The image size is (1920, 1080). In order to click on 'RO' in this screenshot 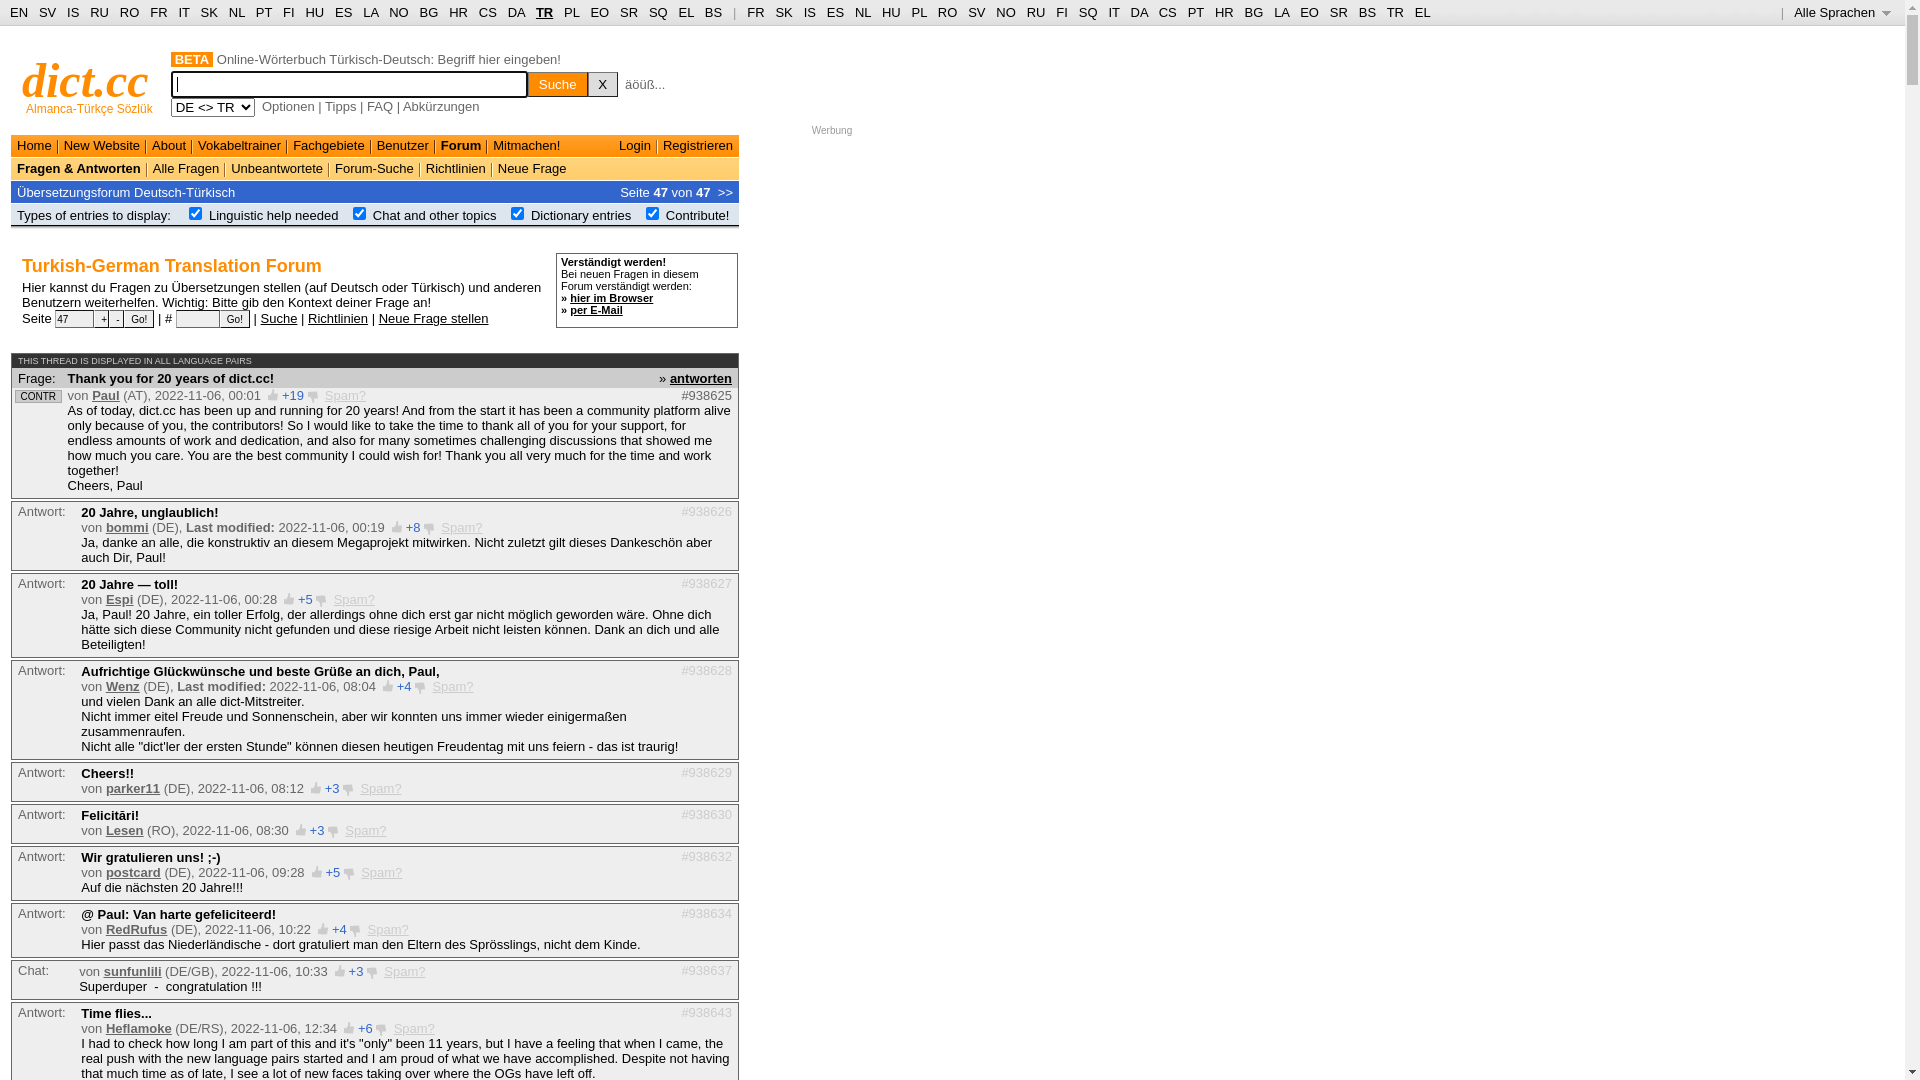, I will do `click(936, 12)`.